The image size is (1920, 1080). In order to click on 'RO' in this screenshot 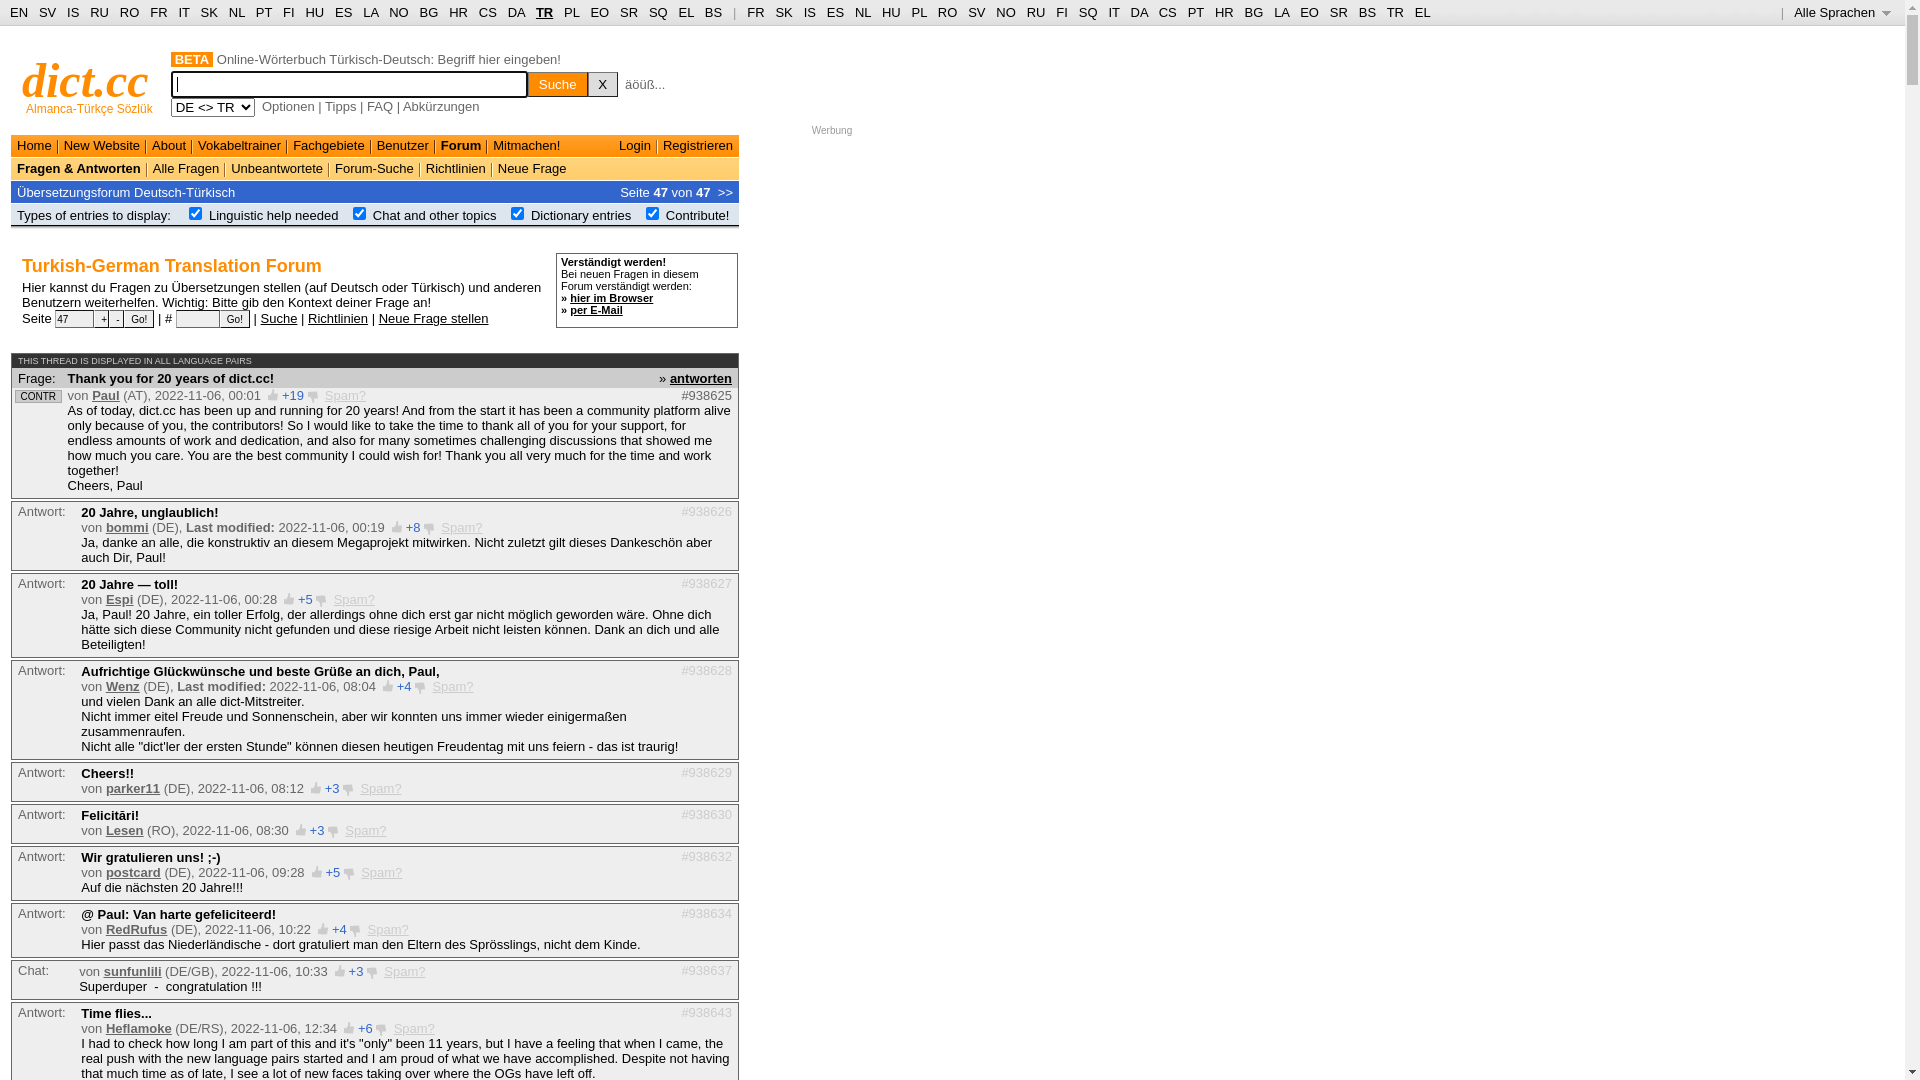, I will do `click(936, 12)`.